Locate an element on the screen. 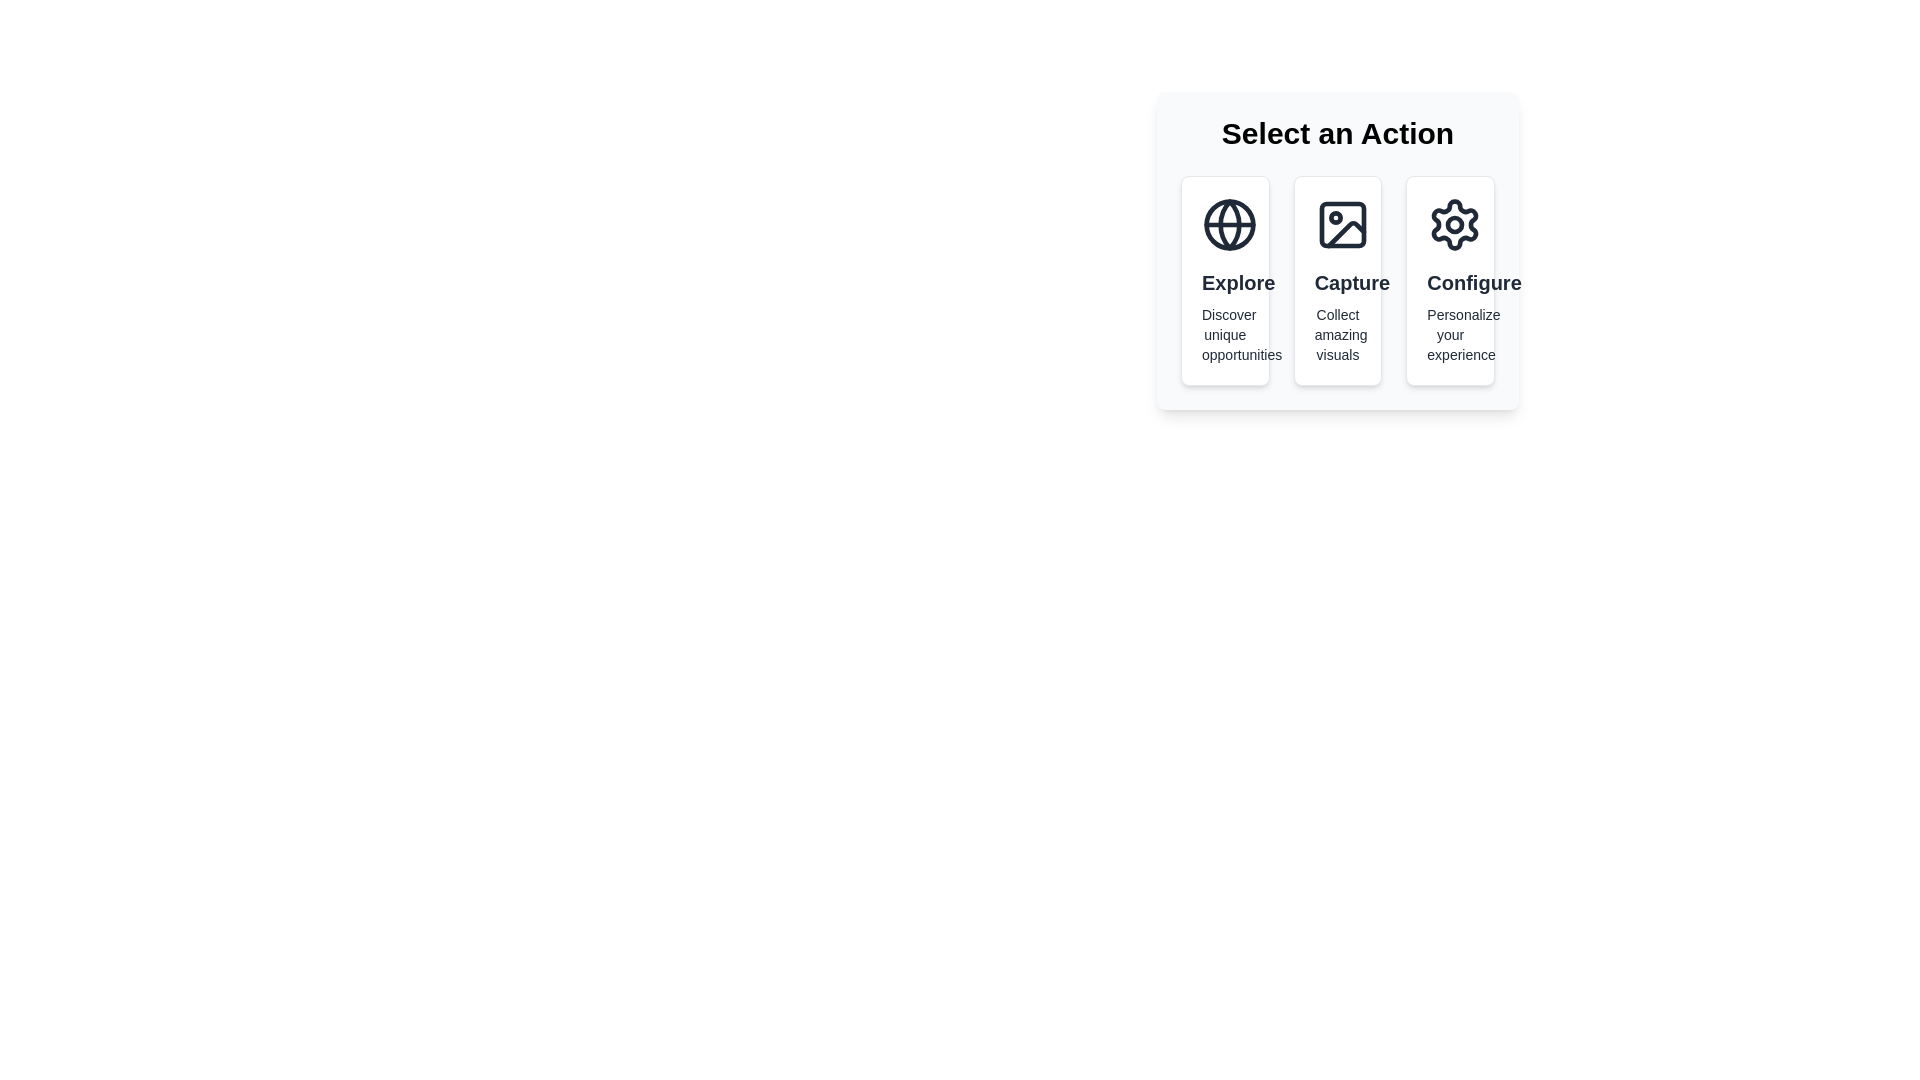 This screenshot has height=1080, width=1920. the second action card button in the grid layout is located at coordinates (1338, 281).